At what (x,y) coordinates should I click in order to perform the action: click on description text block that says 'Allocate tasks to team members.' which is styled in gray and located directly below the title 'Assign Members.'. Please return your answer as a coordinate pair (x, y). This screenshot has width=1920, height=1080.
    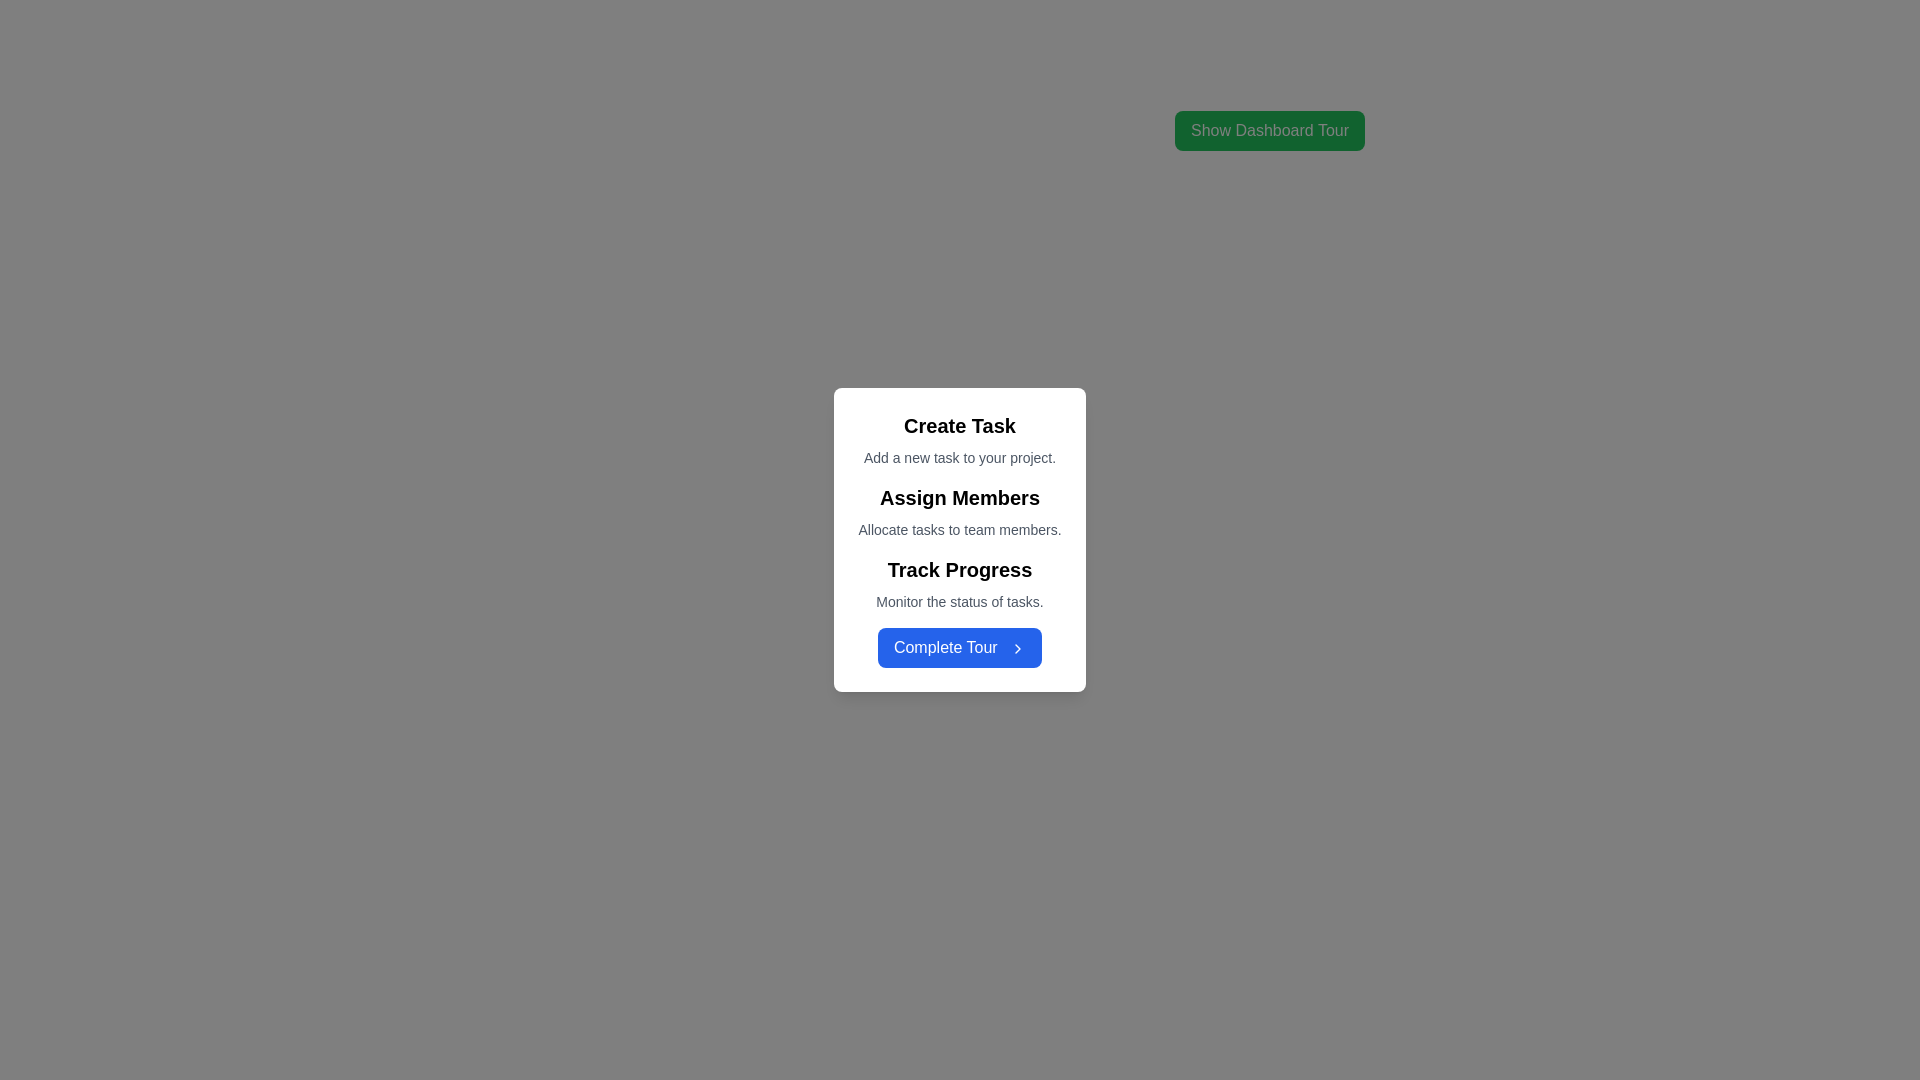
    Looking at the image, I should click on (960, 528).